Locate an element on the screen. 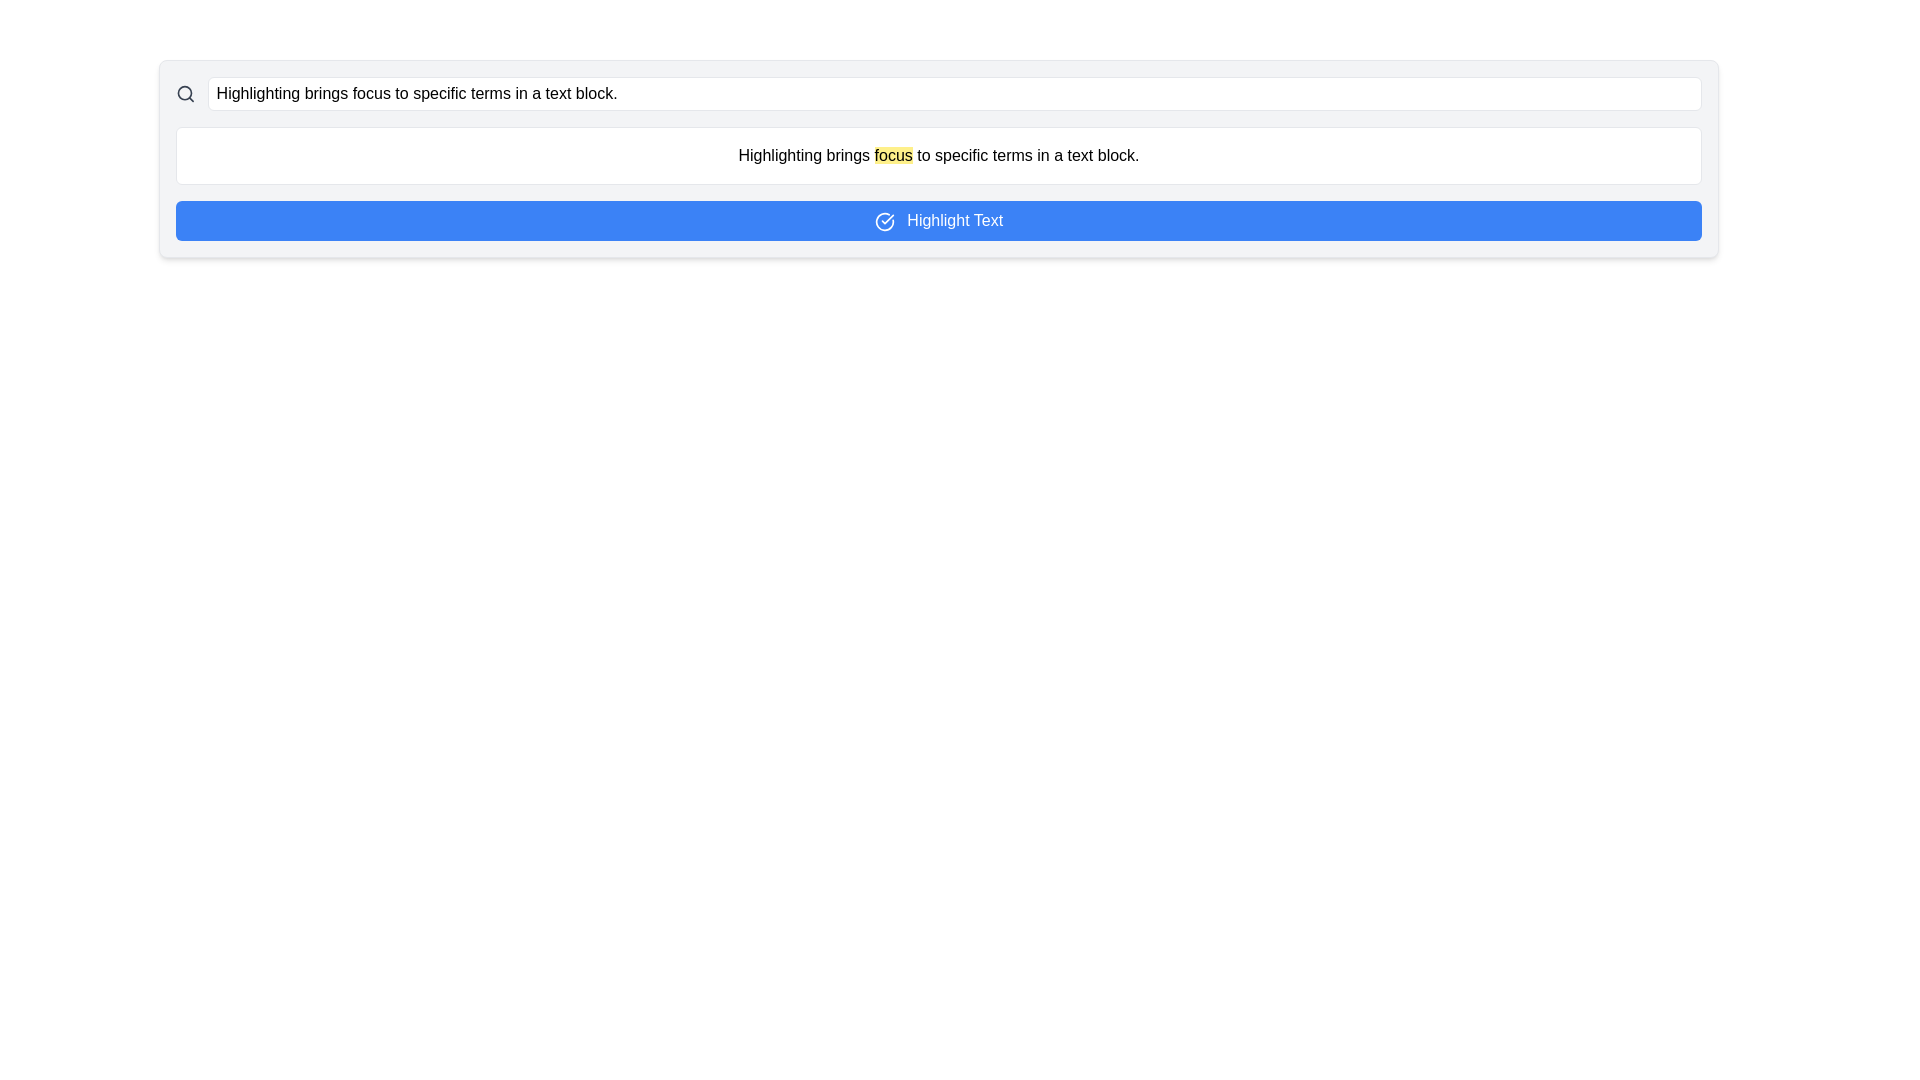 This screenshot has height=1080, width=1920. highlighted text that says 'focus', which is visually distinct with a bright yellow background and black text, positioned mid-sentence in 'Highlighting brings focus to specific terms in a text block.' is located at coordinates (892, 154).